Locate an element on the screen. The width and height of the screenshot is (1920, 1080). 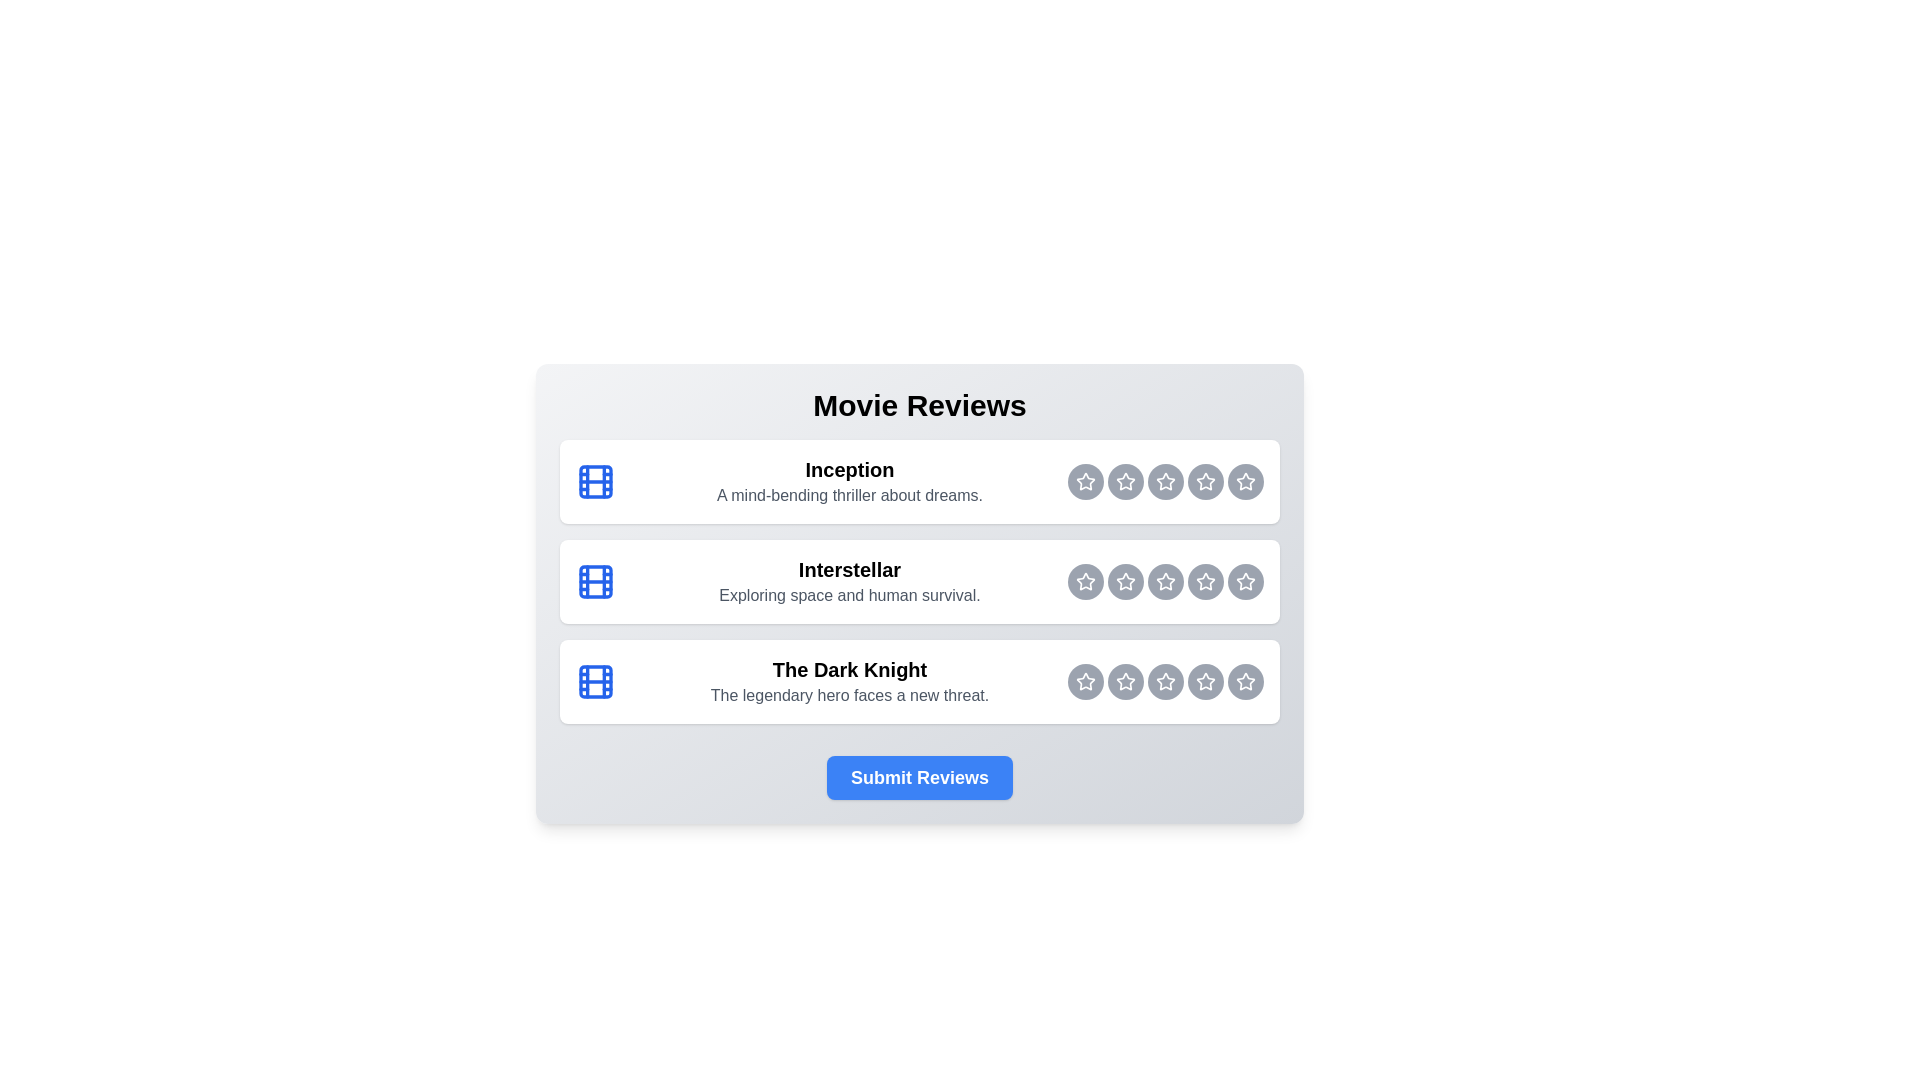
the rating button for The Dark Knight at 1 stars is located at coordinates (1084, 681).